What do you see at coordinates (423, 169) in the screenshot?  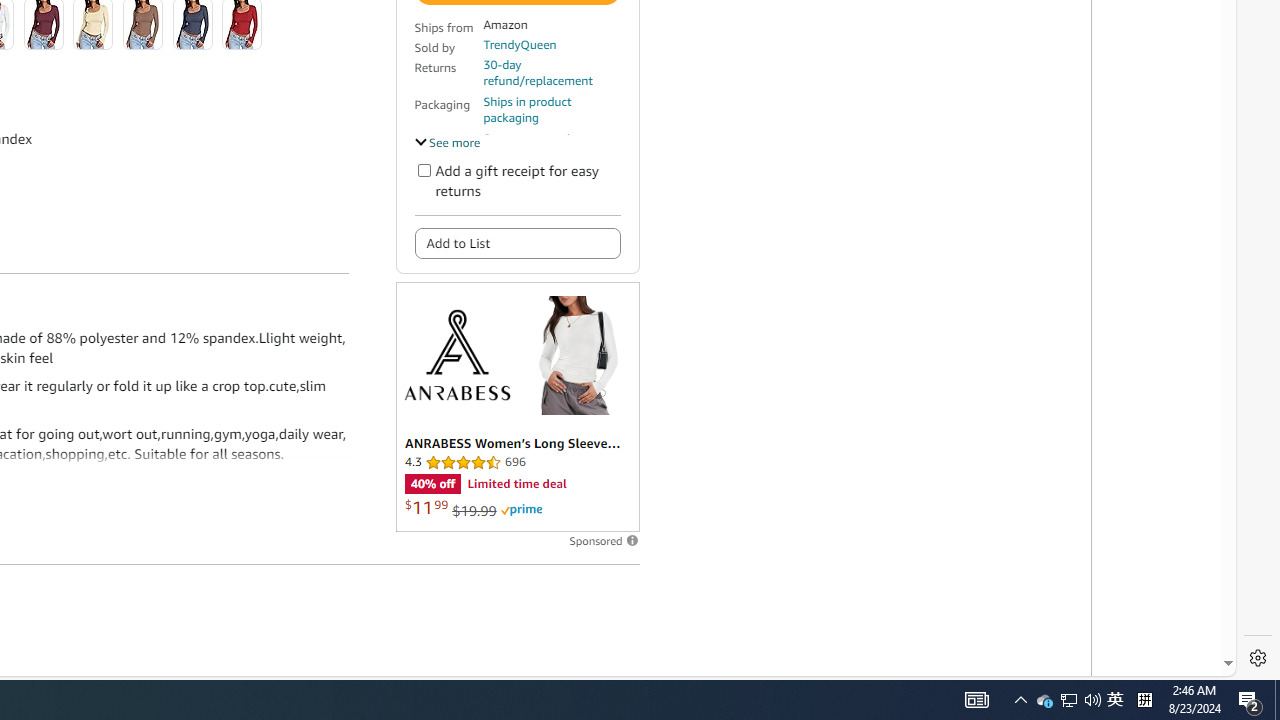 I see `'Add a gift receipt for easy returns'` at bounding box center [423, 169].